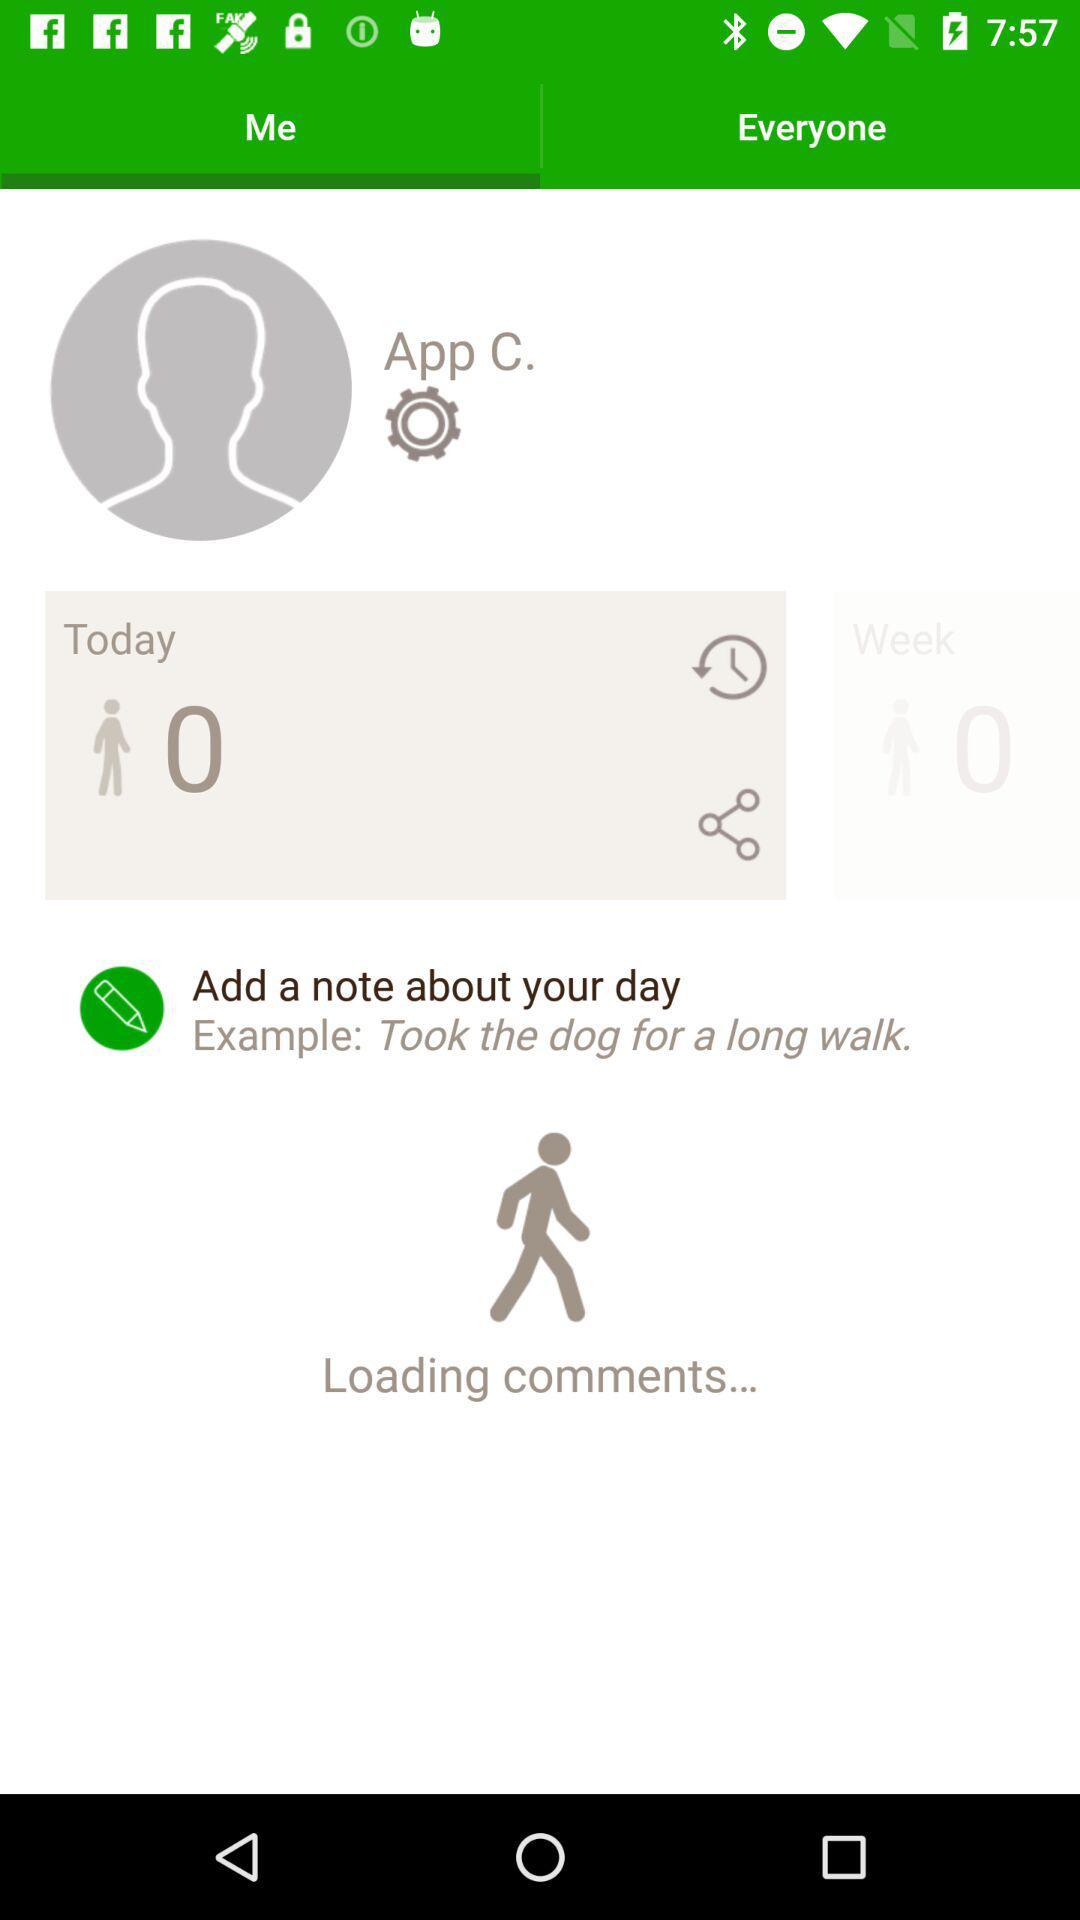 The image size is (1080, 1920). Describe the element at coordinates (270, 124) in the screenshot. I see `the me button at the top left  corner of the page` at that location.